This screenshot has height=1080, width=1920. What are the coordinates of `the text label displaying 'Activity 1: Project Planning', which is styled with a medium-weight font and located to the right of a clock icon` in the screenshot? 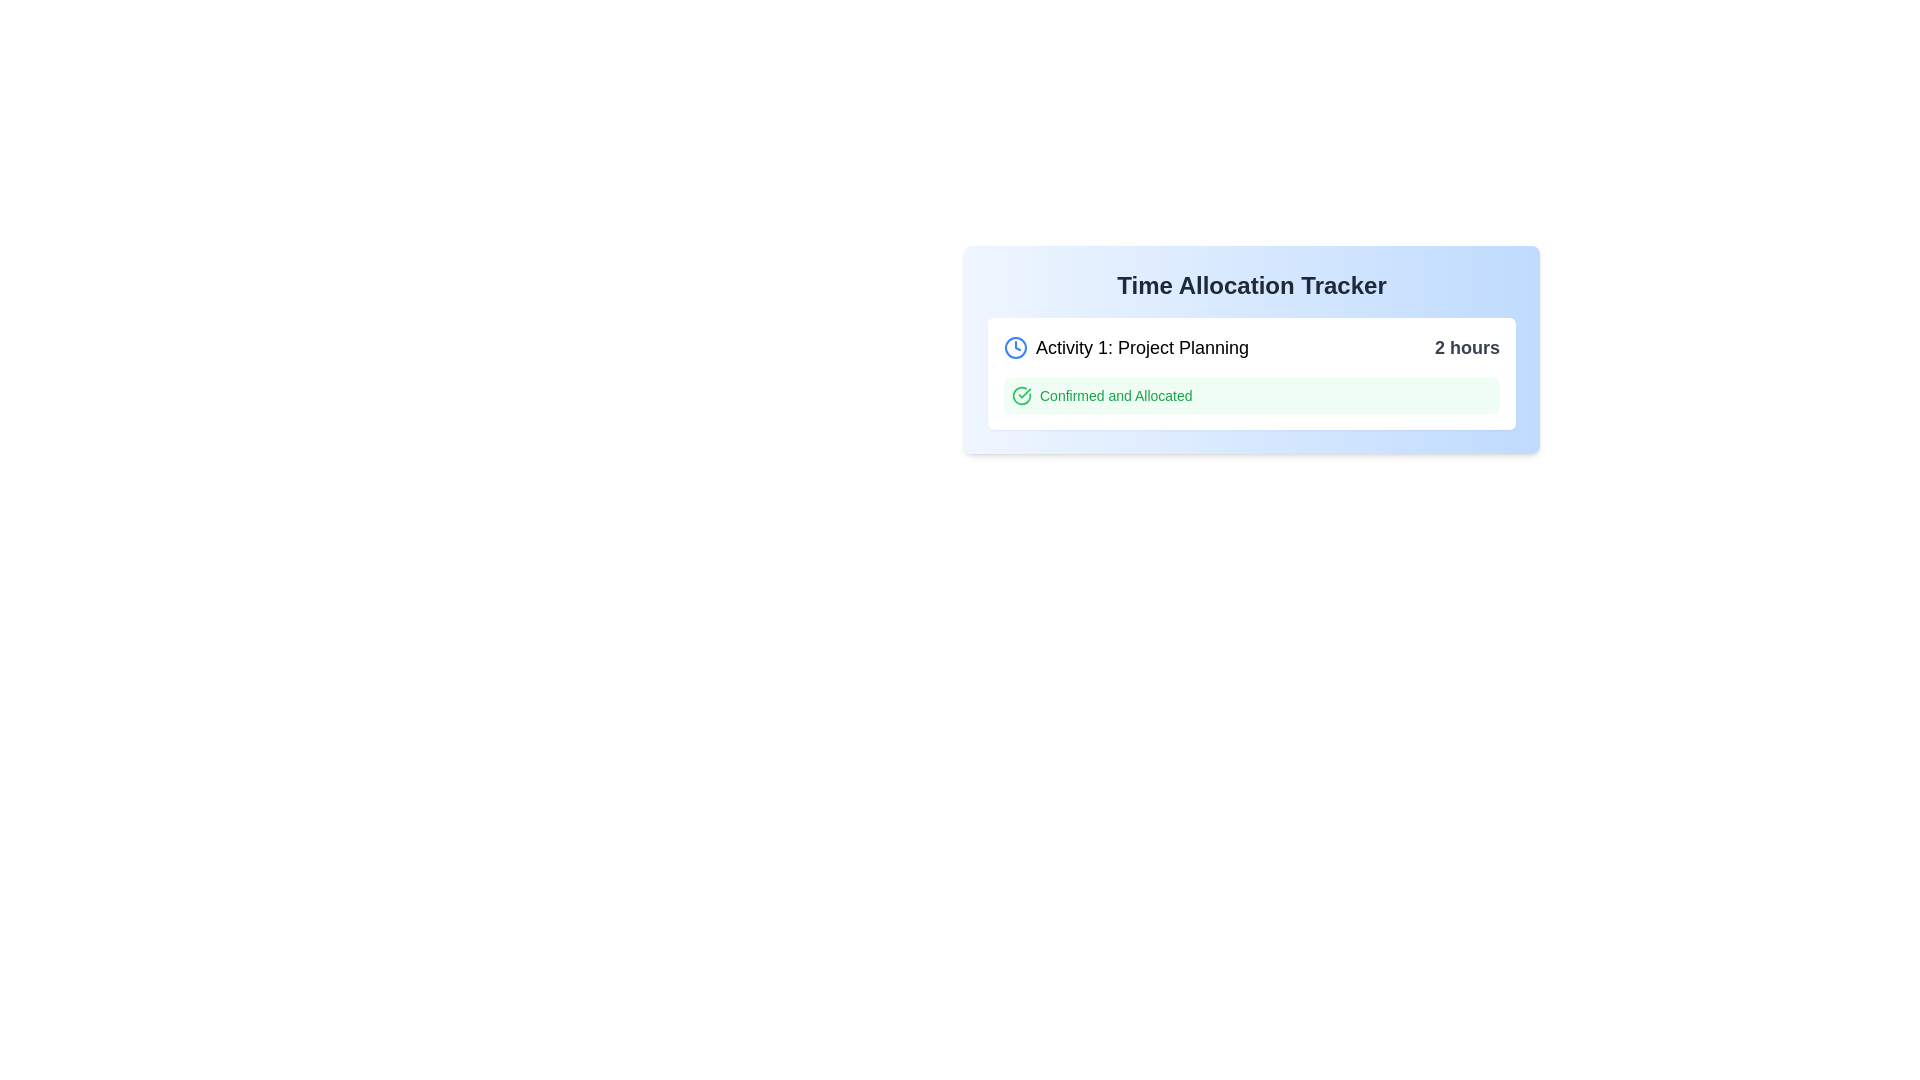 It's located at (1142, 346).